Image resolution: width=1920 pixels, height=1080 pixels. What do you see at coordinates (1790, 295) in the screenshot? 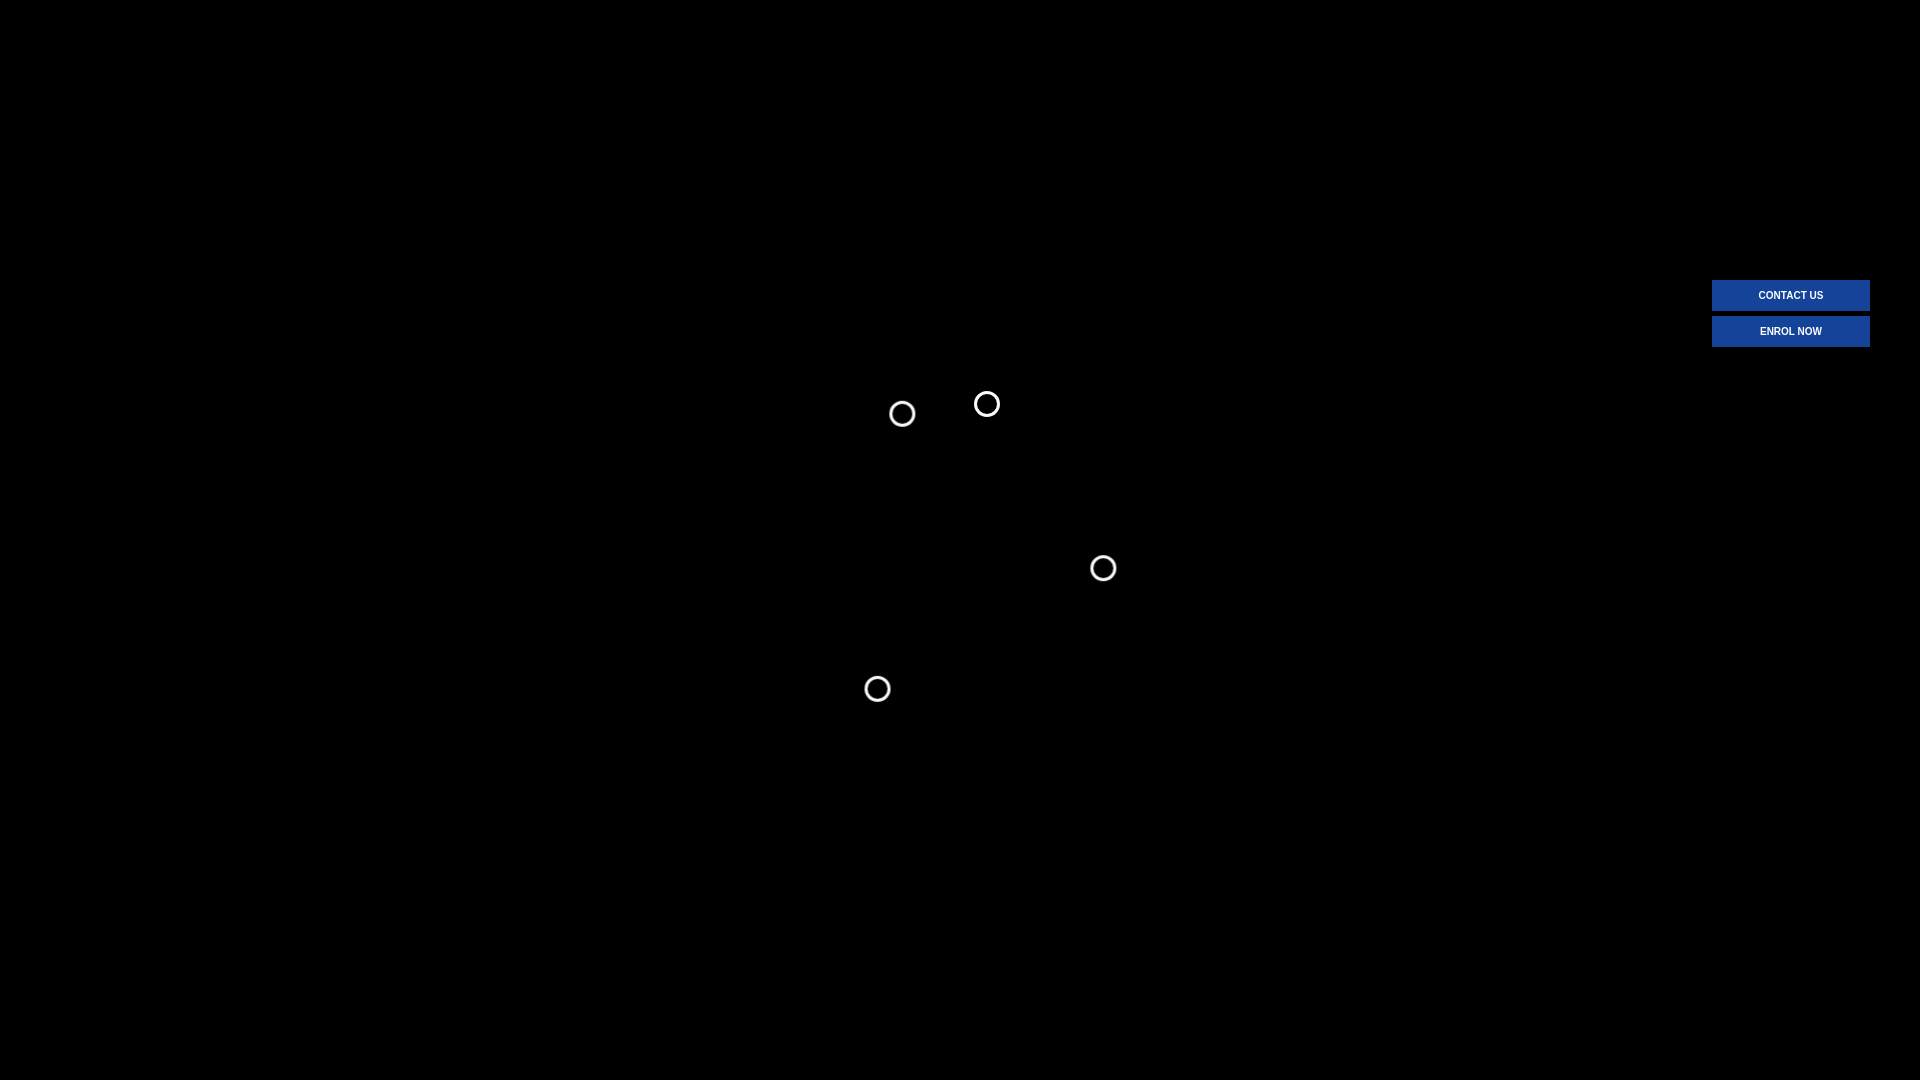
I see `'CONTACT US'` at bounding box center [1790, 295].